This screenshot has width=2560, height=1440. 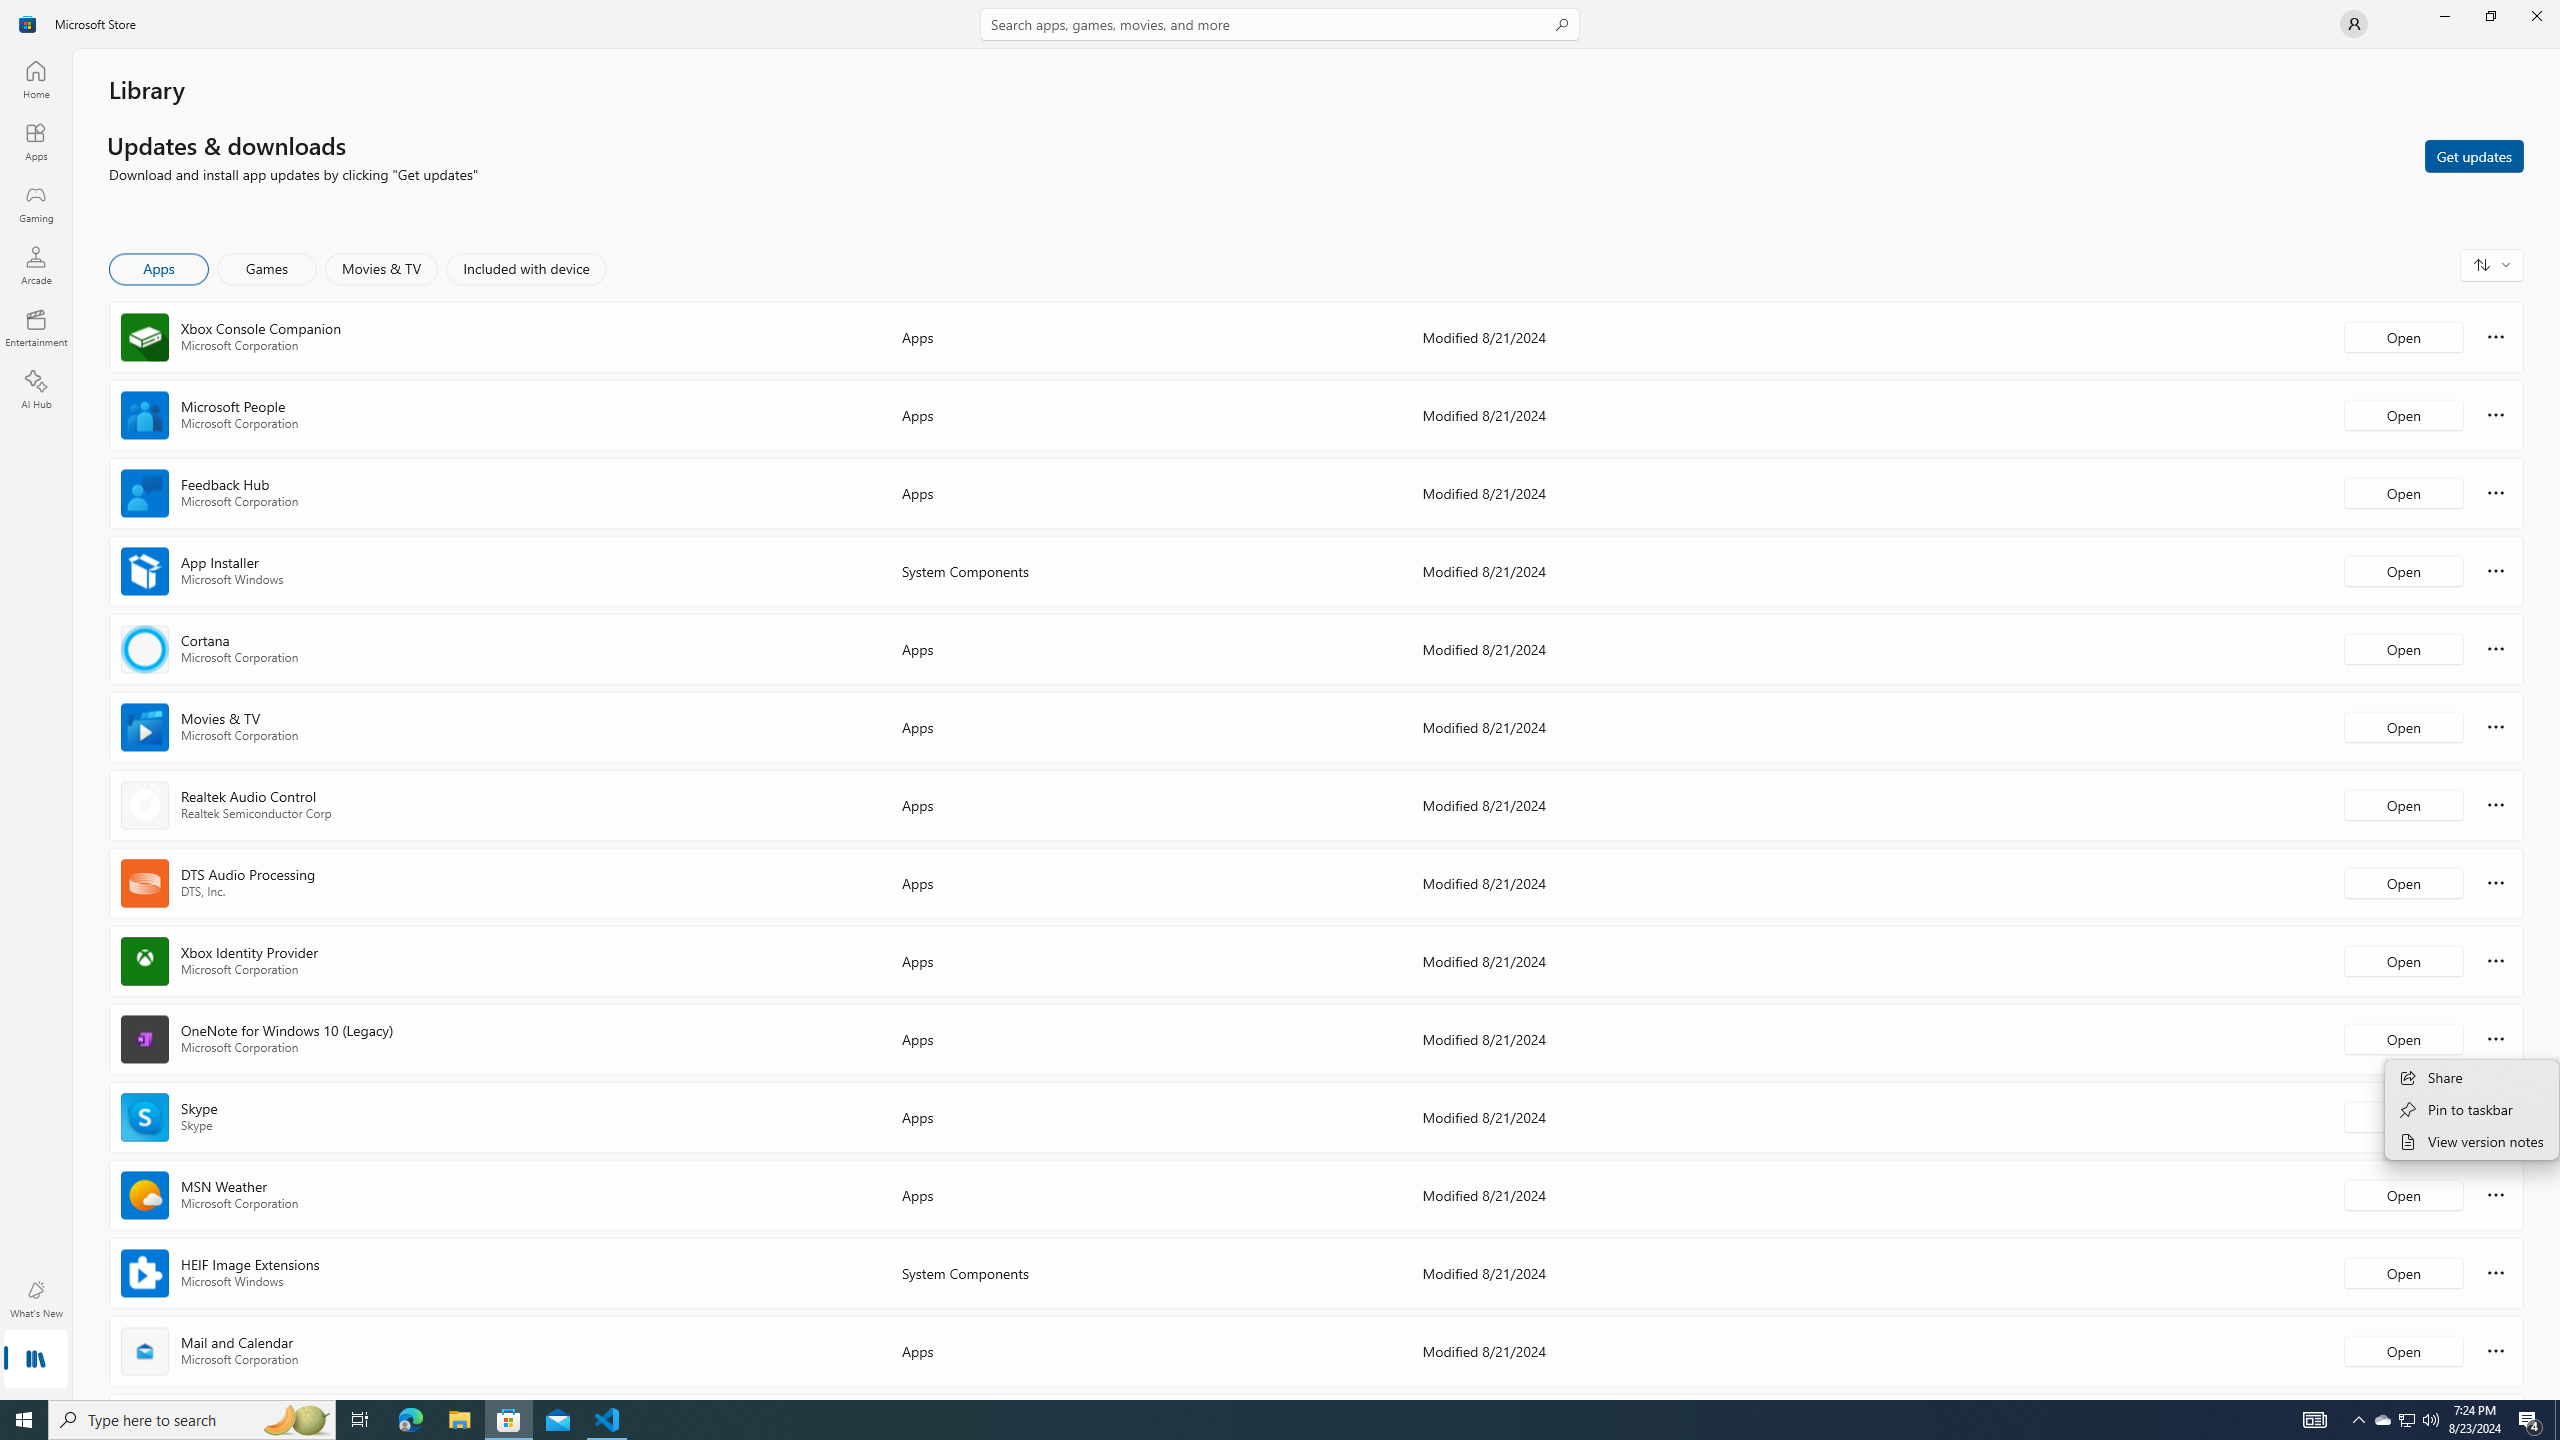 What do you see at coordinates (2490, 15) in the screenshot?
I see `'Restore Microsoft Store'` at bounding box center [2490, 15].